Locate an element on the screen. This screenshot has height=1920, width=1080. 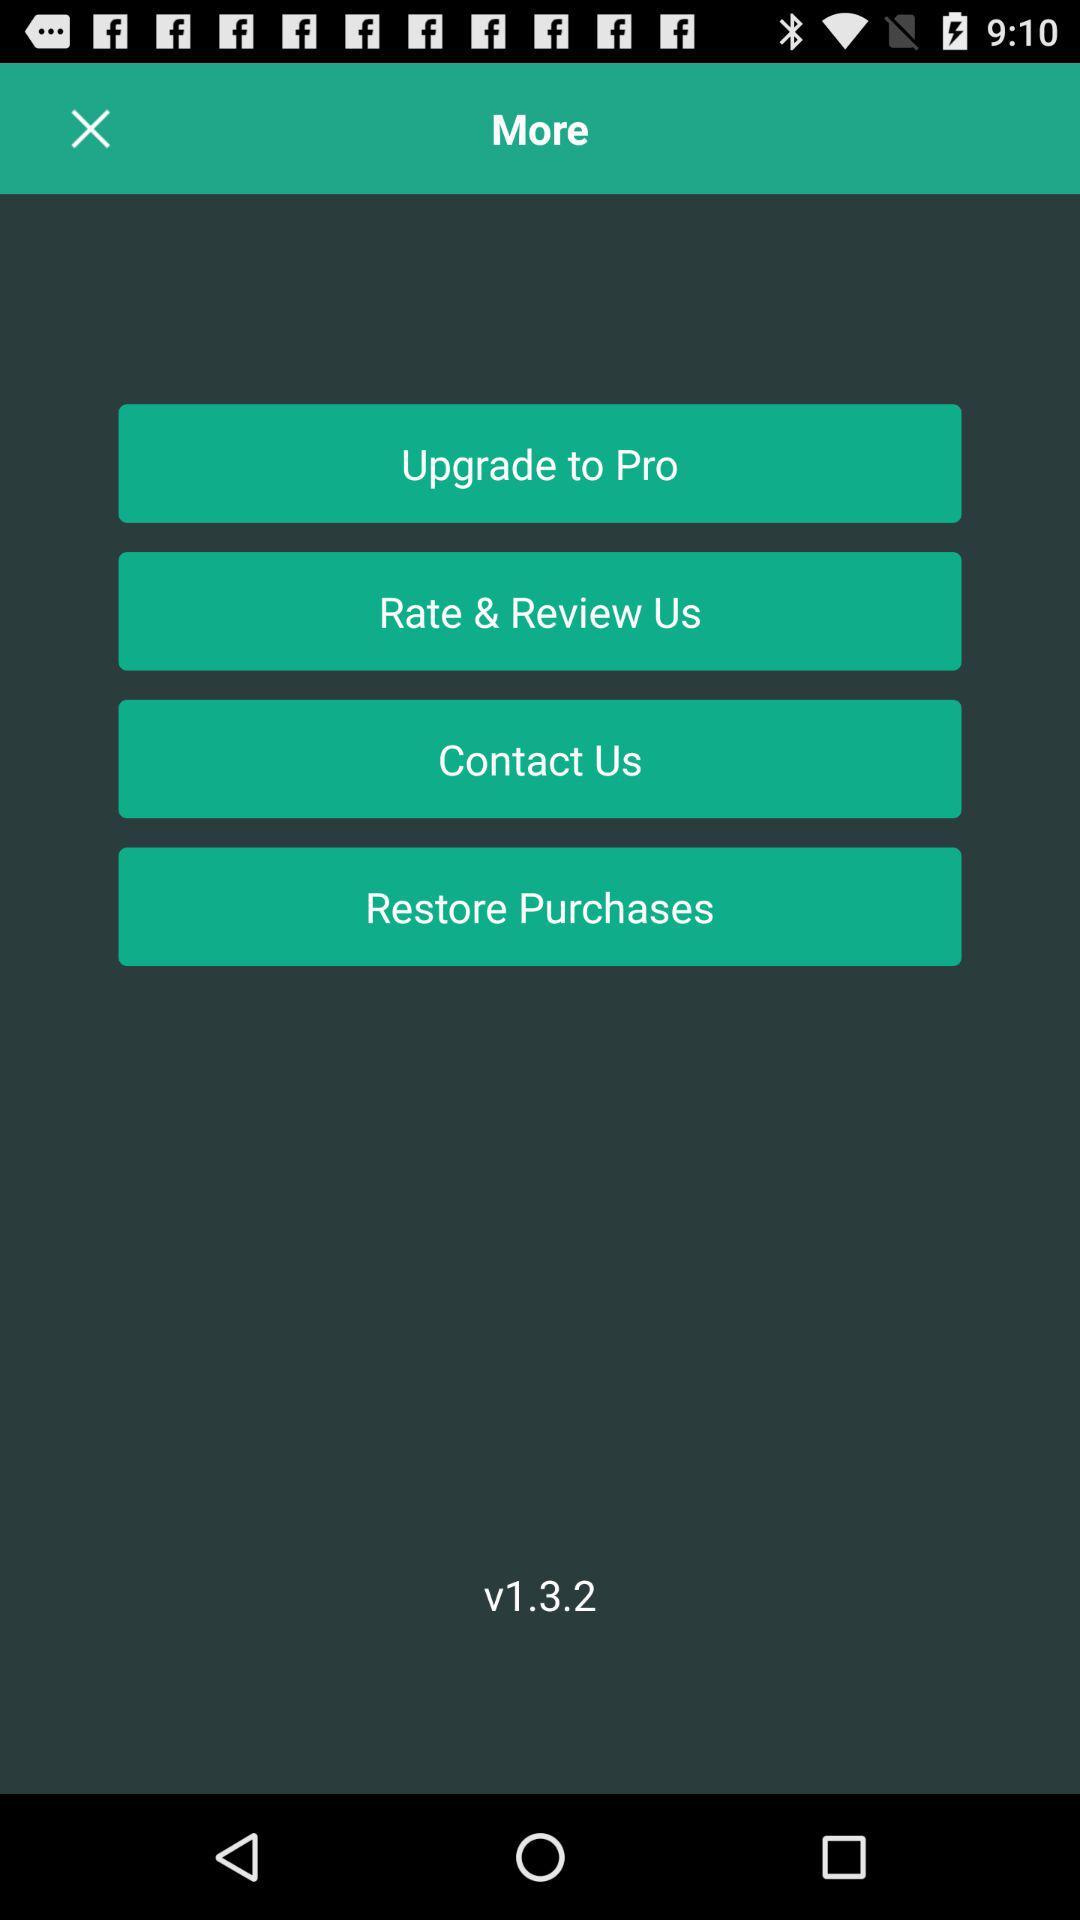
the button below the upgrade to pro icon is located at coordinates (540, 610).